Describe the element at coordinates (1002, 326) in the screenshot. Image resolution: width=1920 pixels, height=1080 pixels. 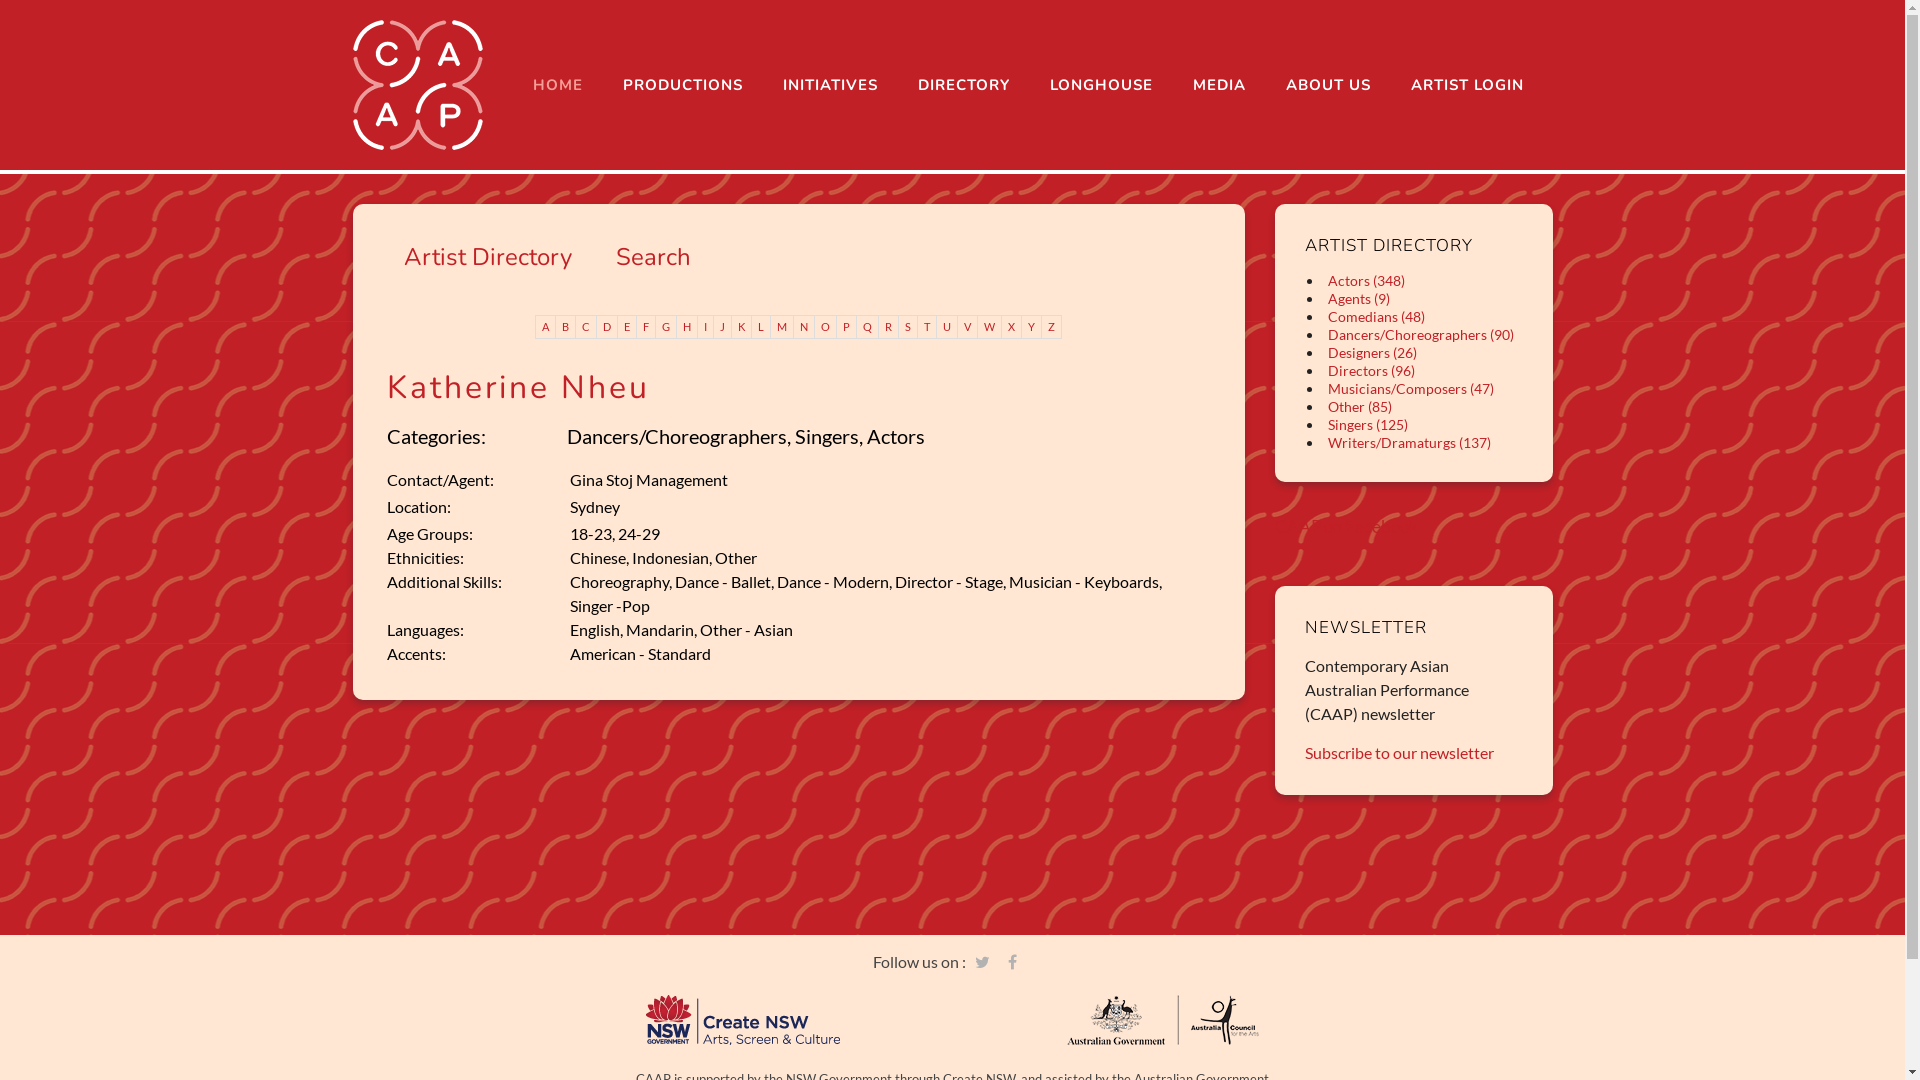
I see `'X'` at that location.